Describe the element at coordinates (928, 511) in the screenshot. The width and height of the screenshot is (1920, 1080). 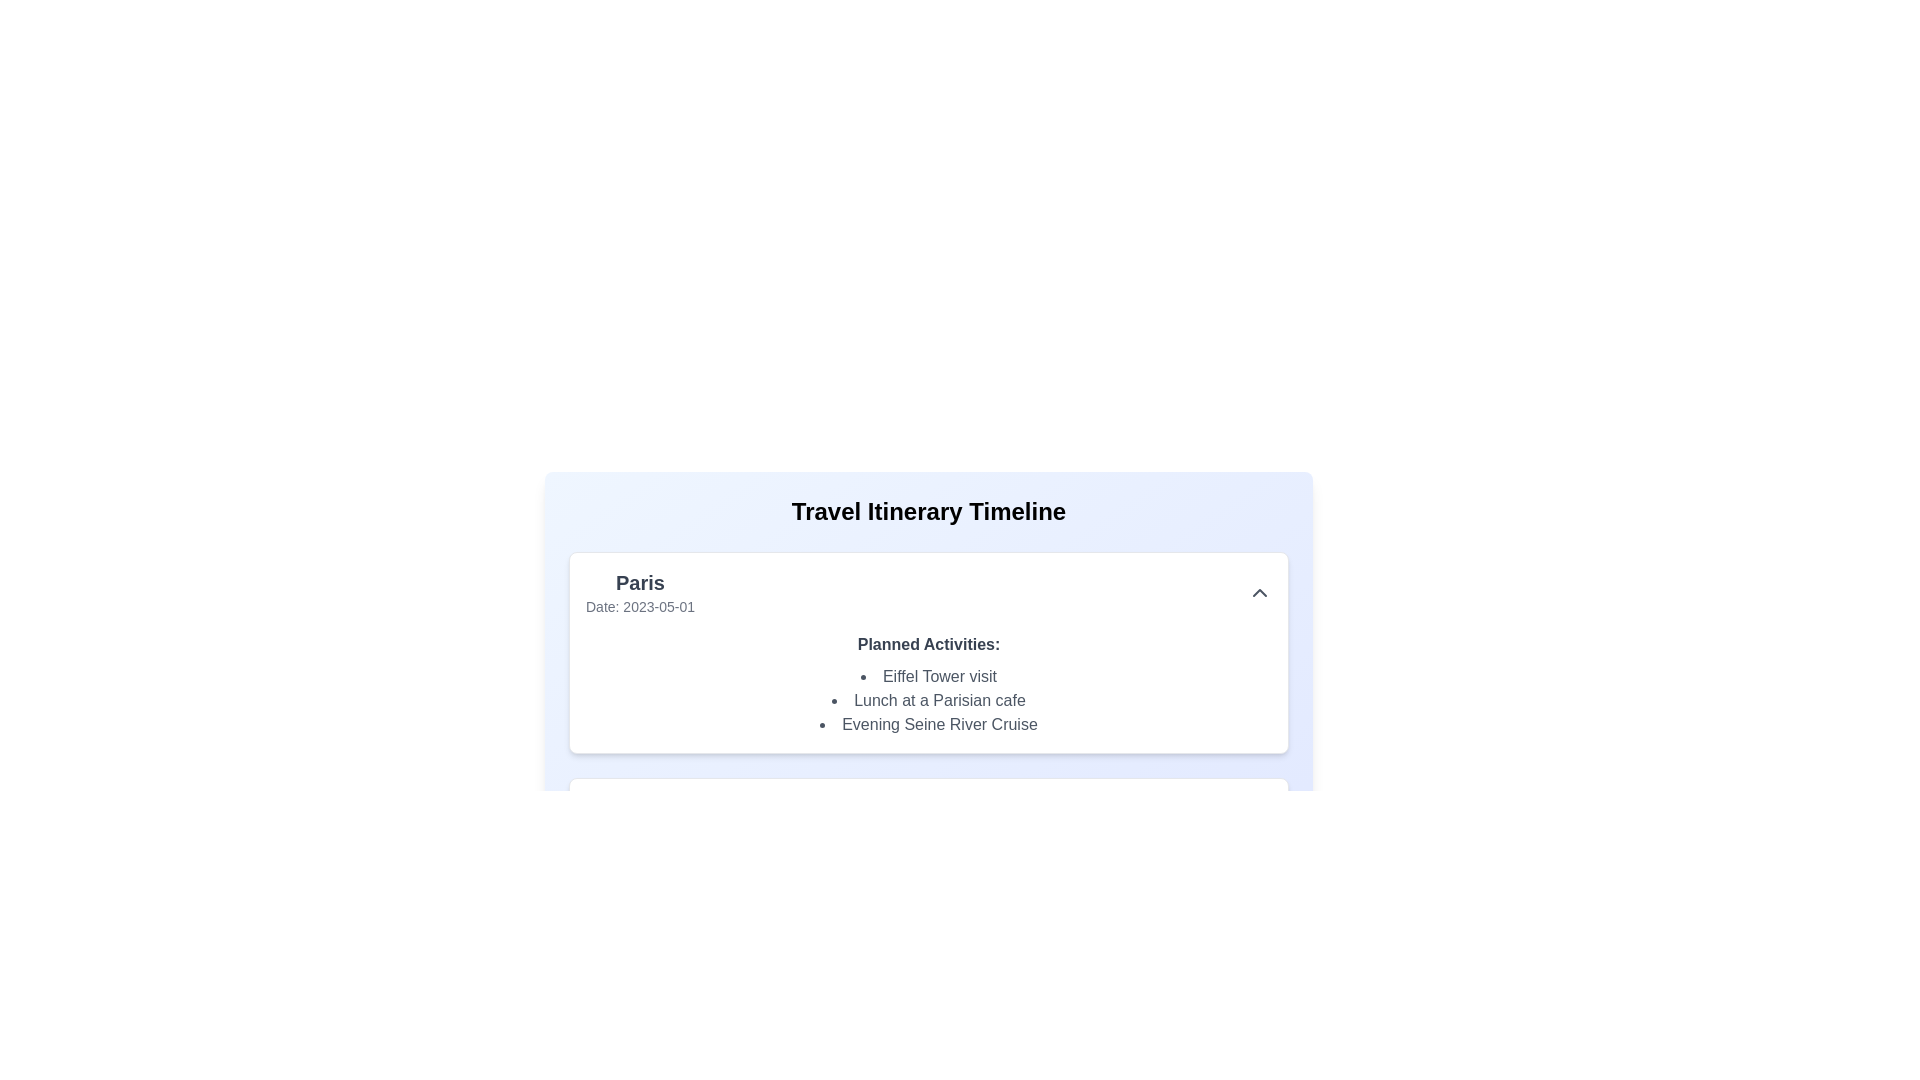
I see `heading text that serves as the title for the travel itinerary timeline, positioned at the top of the section above the activities and dates` at that location.